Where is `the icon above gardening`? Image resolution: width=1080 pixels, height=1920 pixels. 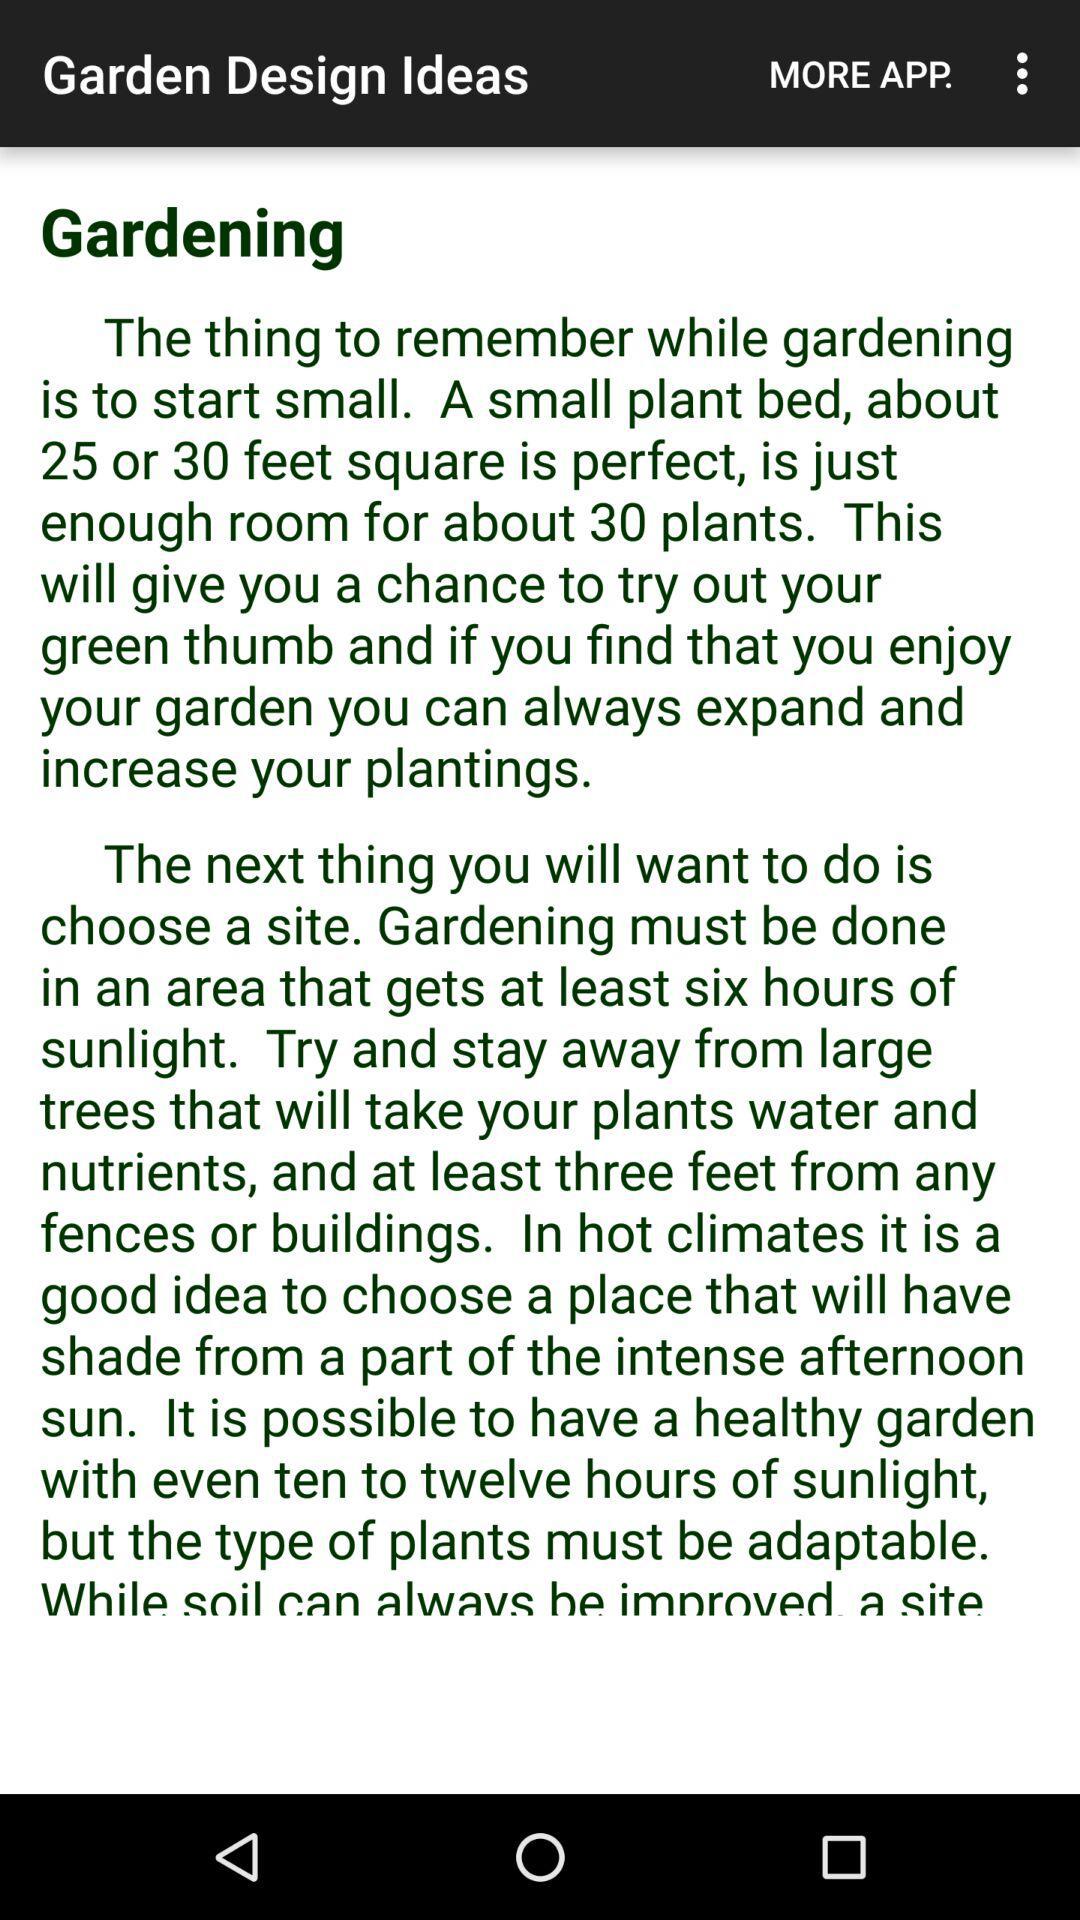 the icon above gardening is located at coordinates (1027, 73).